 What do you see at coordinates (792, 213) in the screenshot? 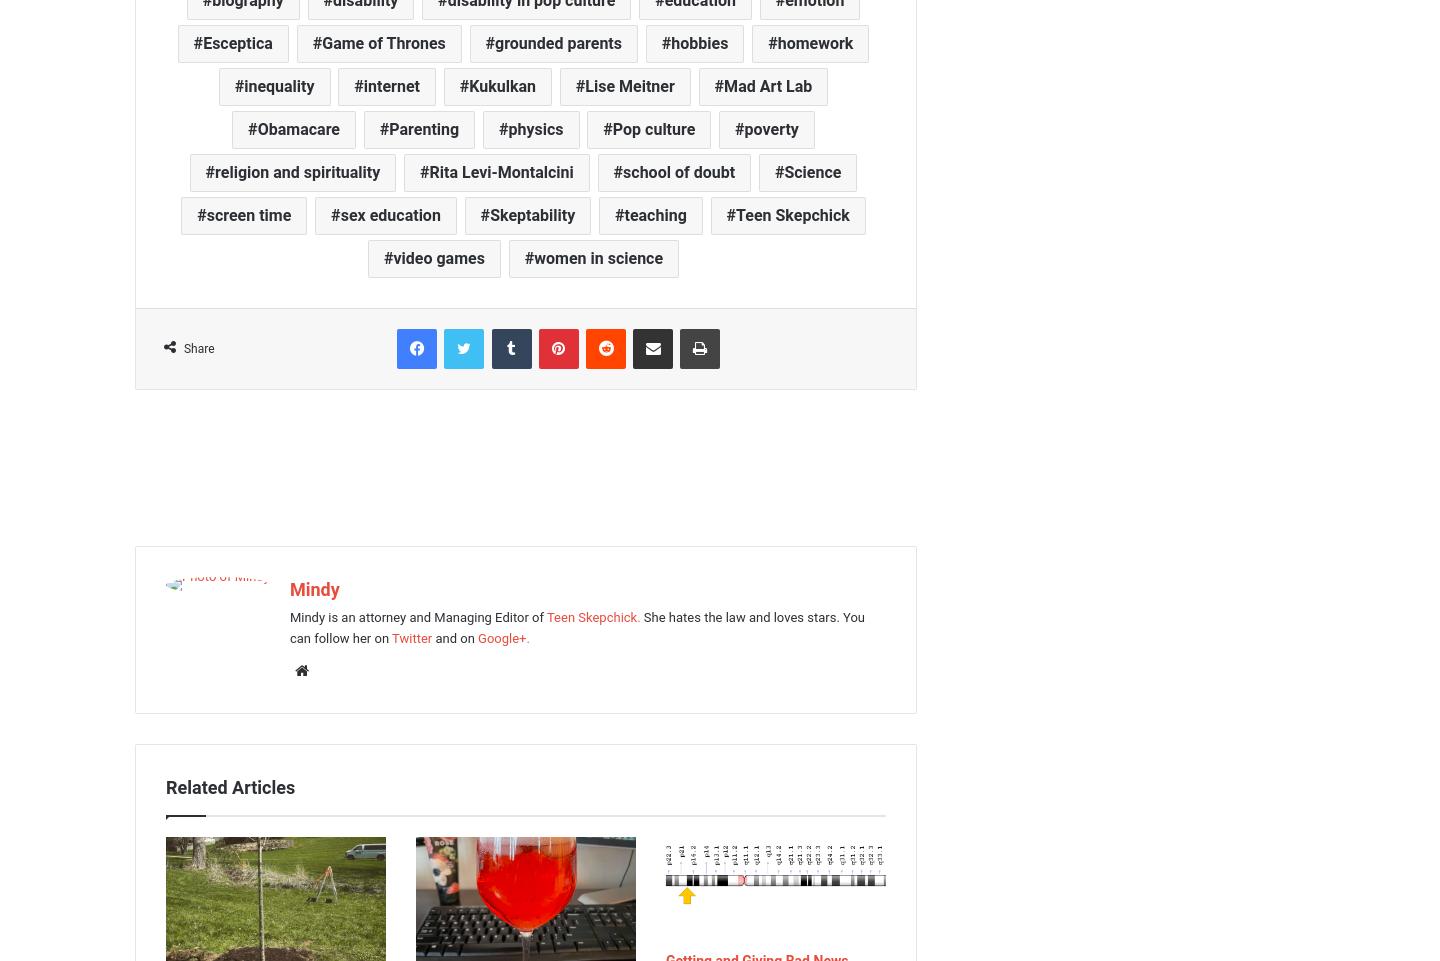
I see `'Teen Skepchick'` at bounding box center [792, 213].